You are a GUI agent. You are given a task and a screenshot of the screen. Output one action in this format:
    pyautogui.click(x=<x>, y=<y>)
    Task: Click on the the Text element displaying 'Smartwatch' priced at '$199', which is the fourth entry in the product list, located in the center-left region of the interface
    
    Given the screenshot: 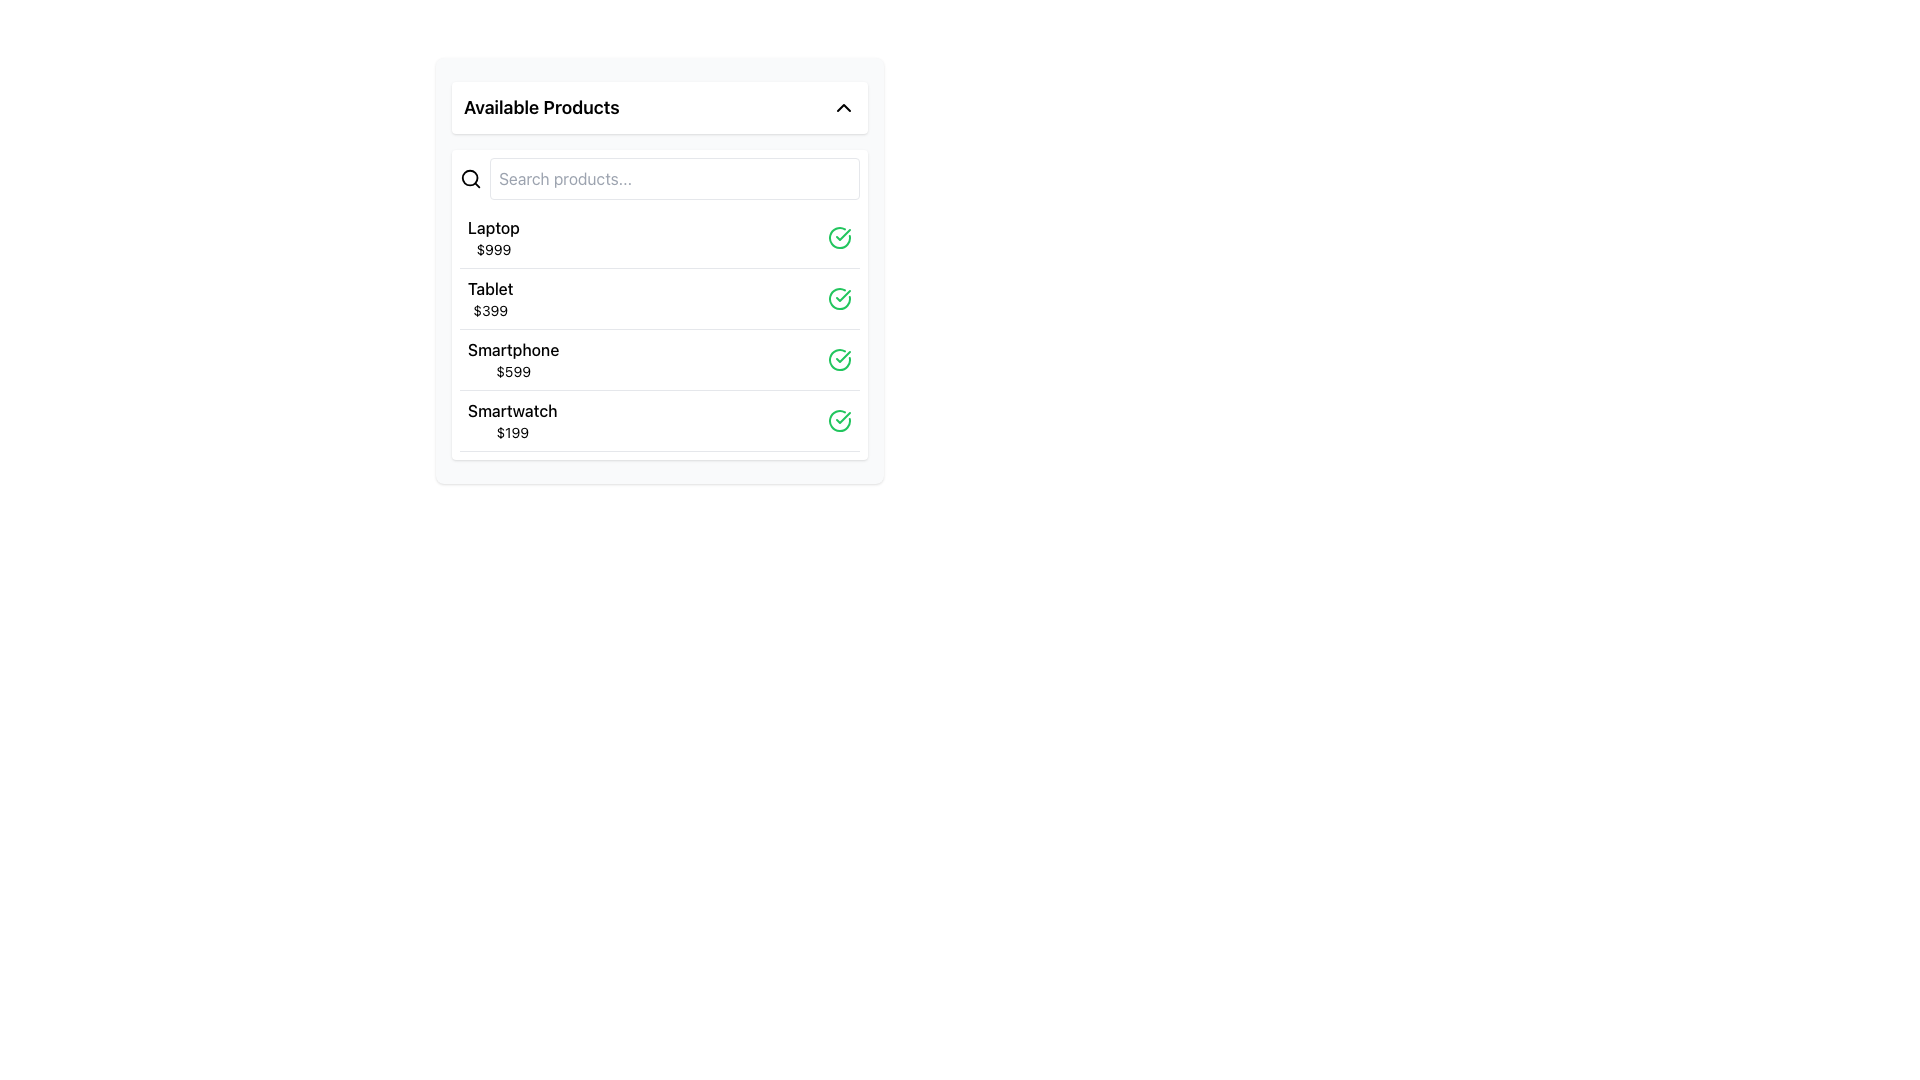 What is the action you would take?
    pyautogui.click(x=512, y=419)
    